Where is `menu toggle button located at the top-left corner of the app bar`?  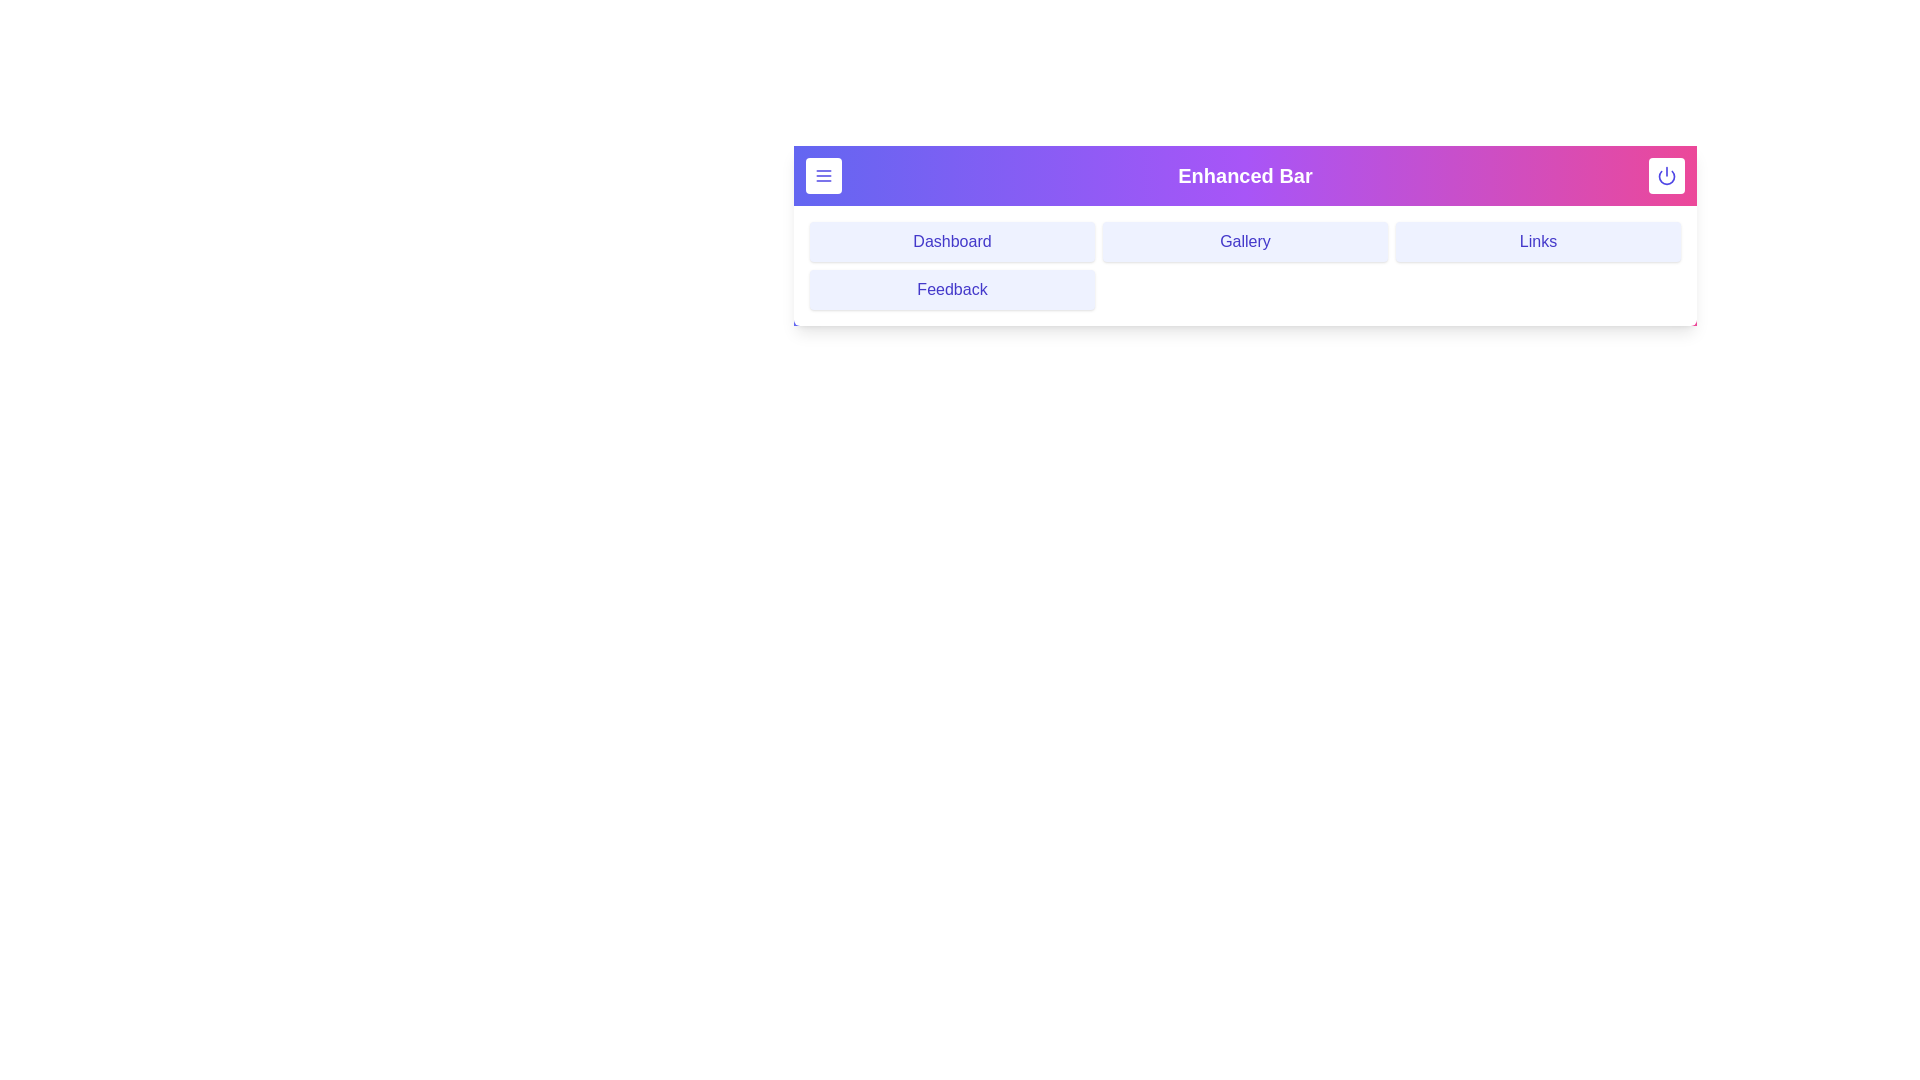
menu toggle button located at the top-left corner of the app bar is located at coordinates (824, 175).